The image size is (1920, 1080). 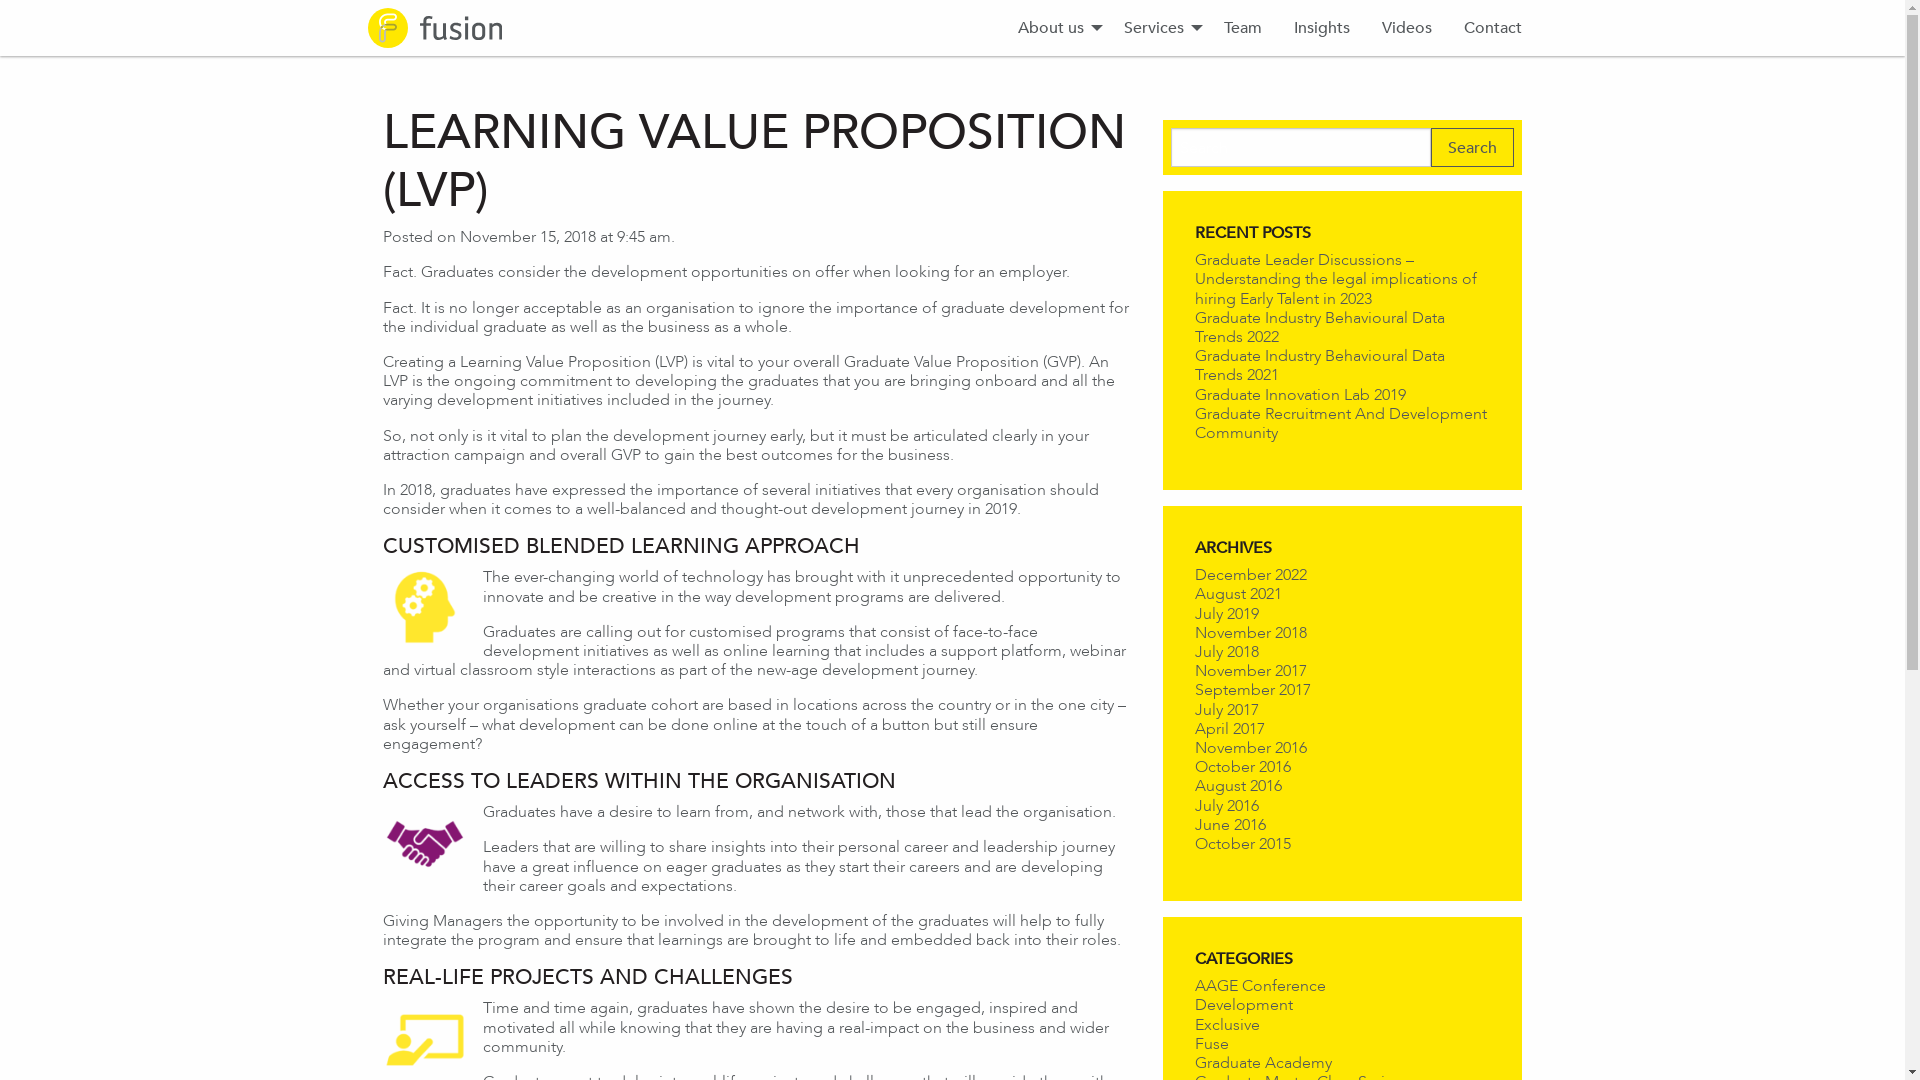 I want to click on 'Services', so click(x=1107, y=27).